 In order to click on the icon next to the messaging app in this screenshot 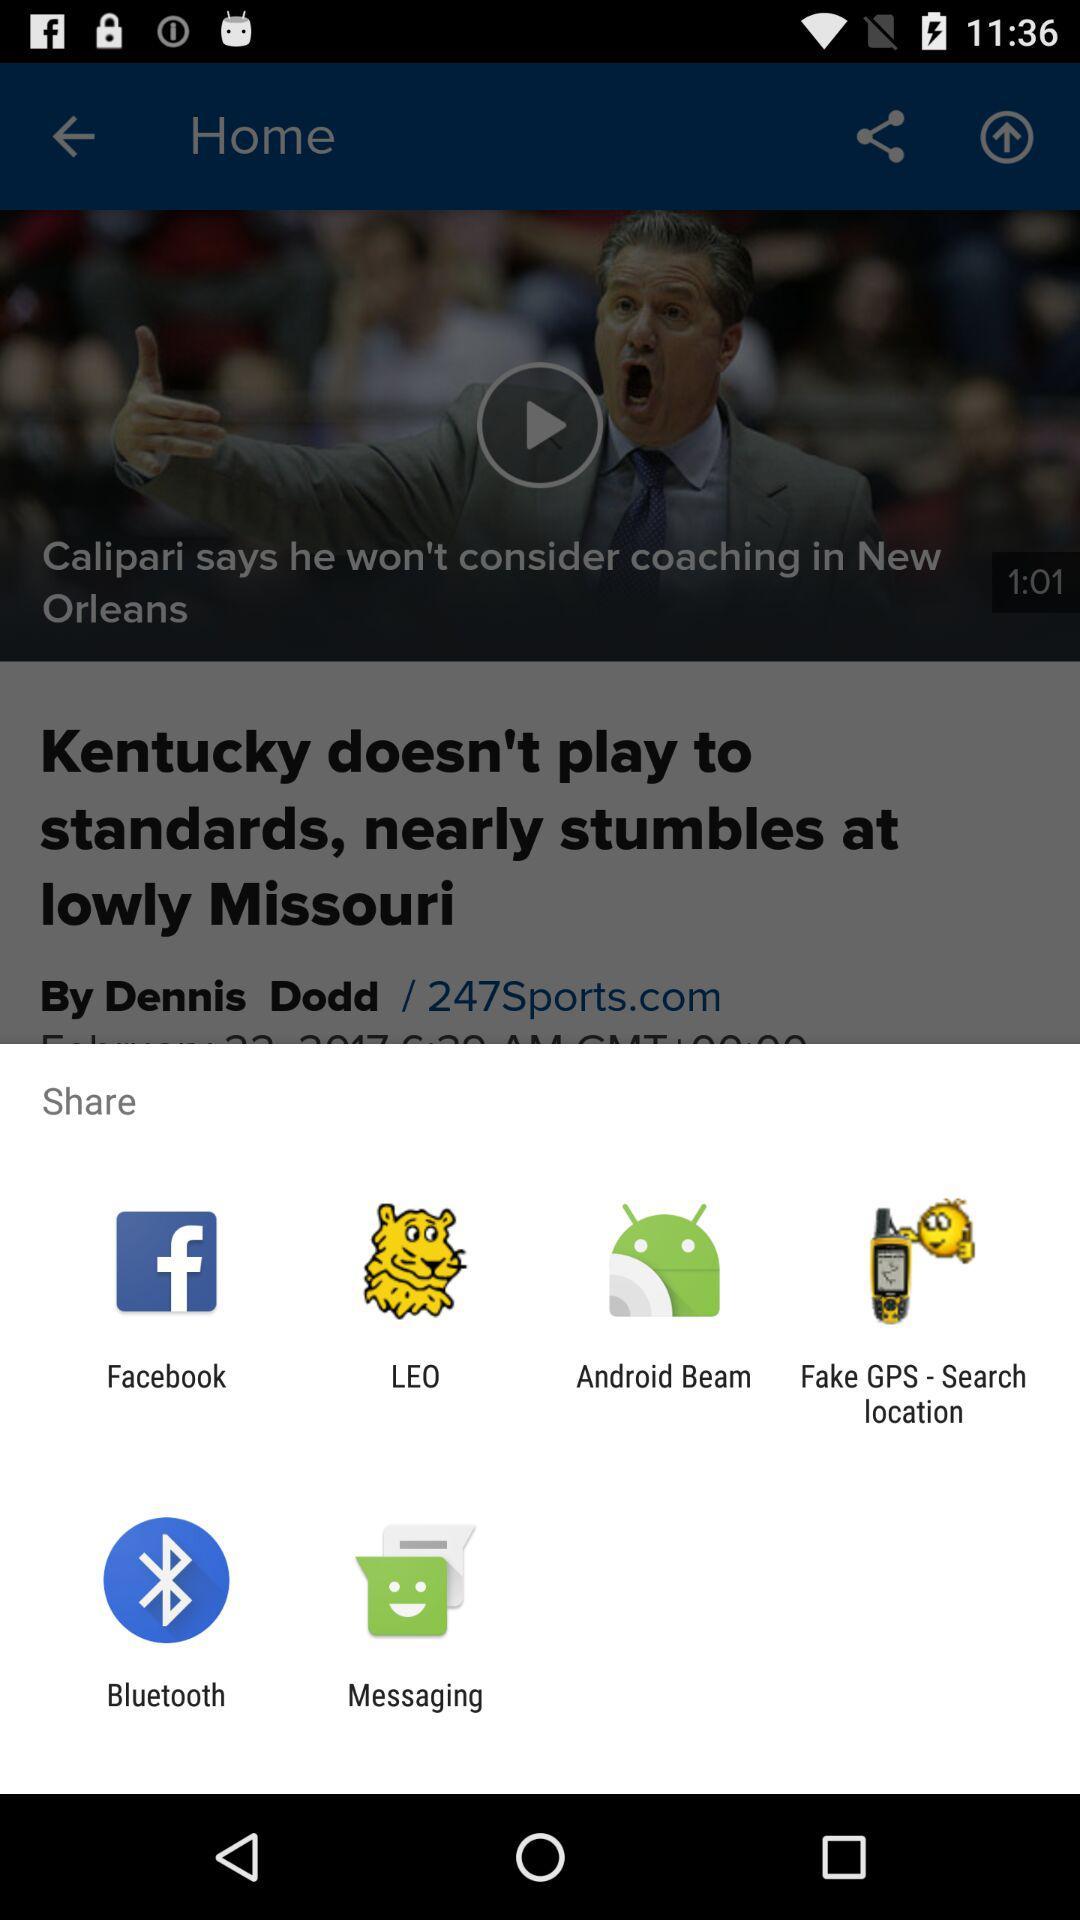, I will do `click(165, 1711)`.